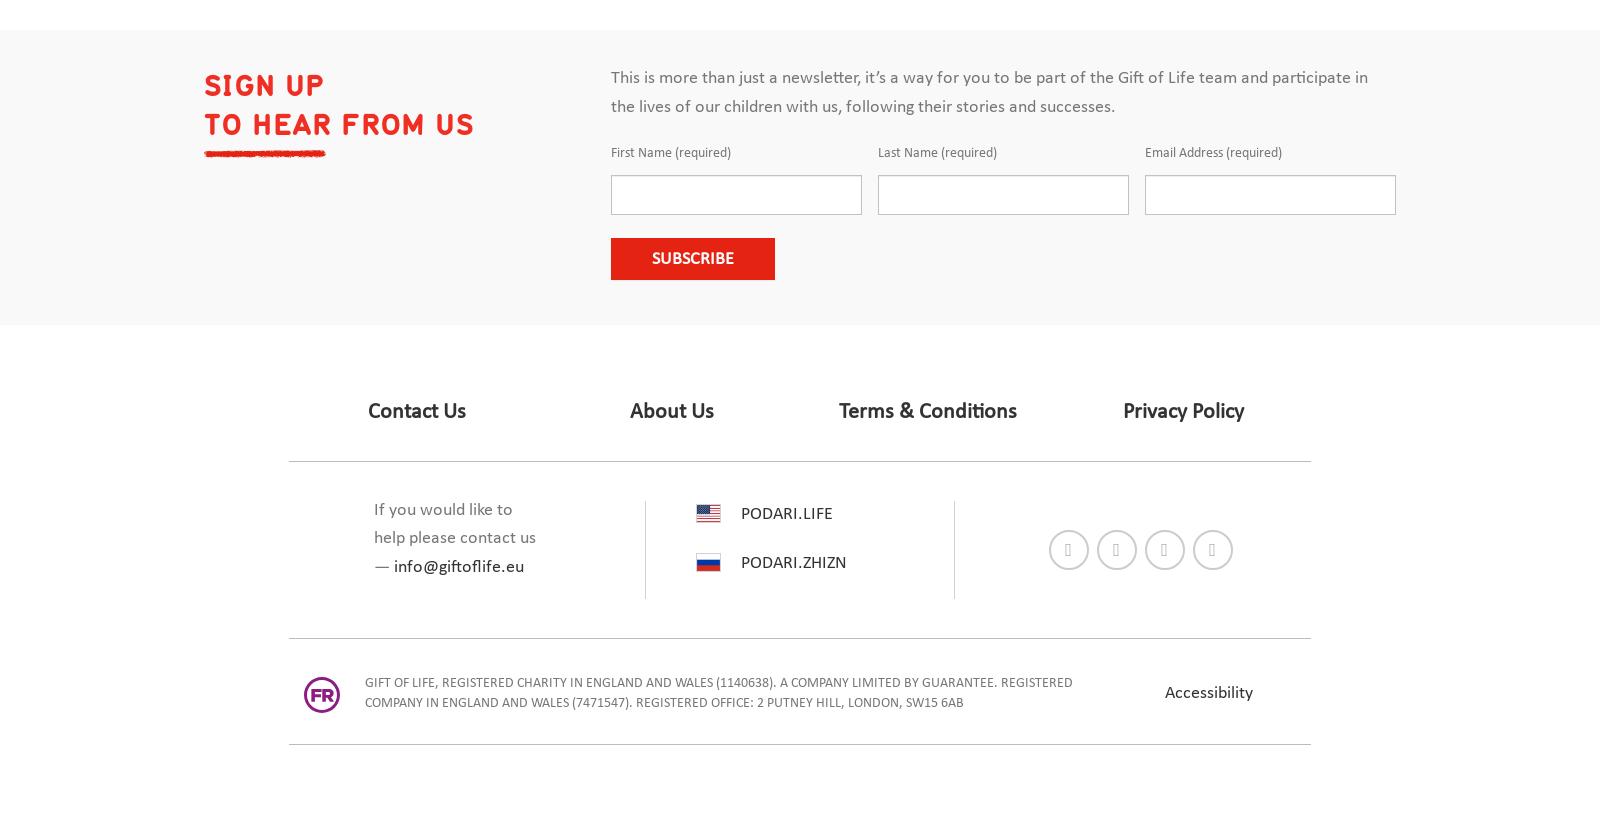 Image resolution: width=1600 pixels, height=836 pixels. I want to click on 'If you would like to help please contact us —', so click(454, 537).